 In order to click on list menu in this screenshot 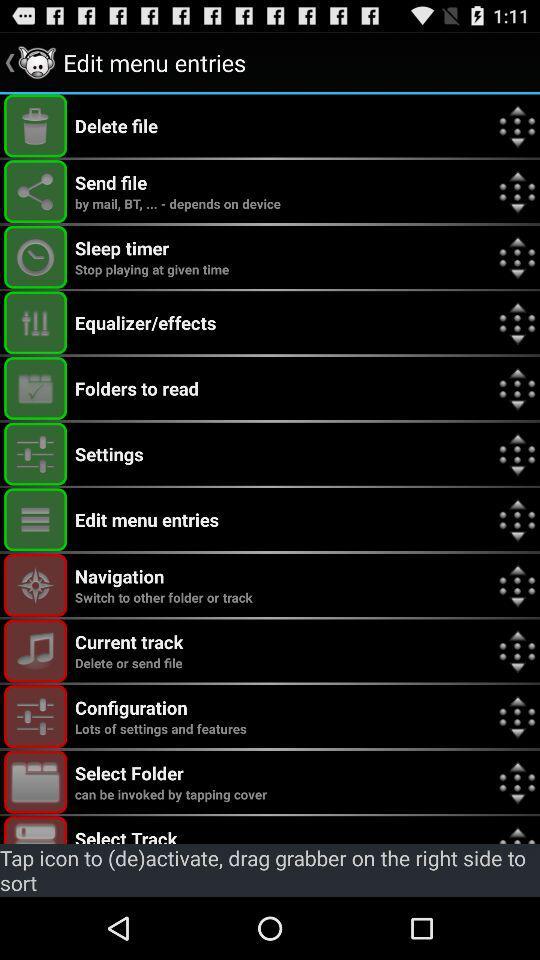, I will do `click(35, 518)`.